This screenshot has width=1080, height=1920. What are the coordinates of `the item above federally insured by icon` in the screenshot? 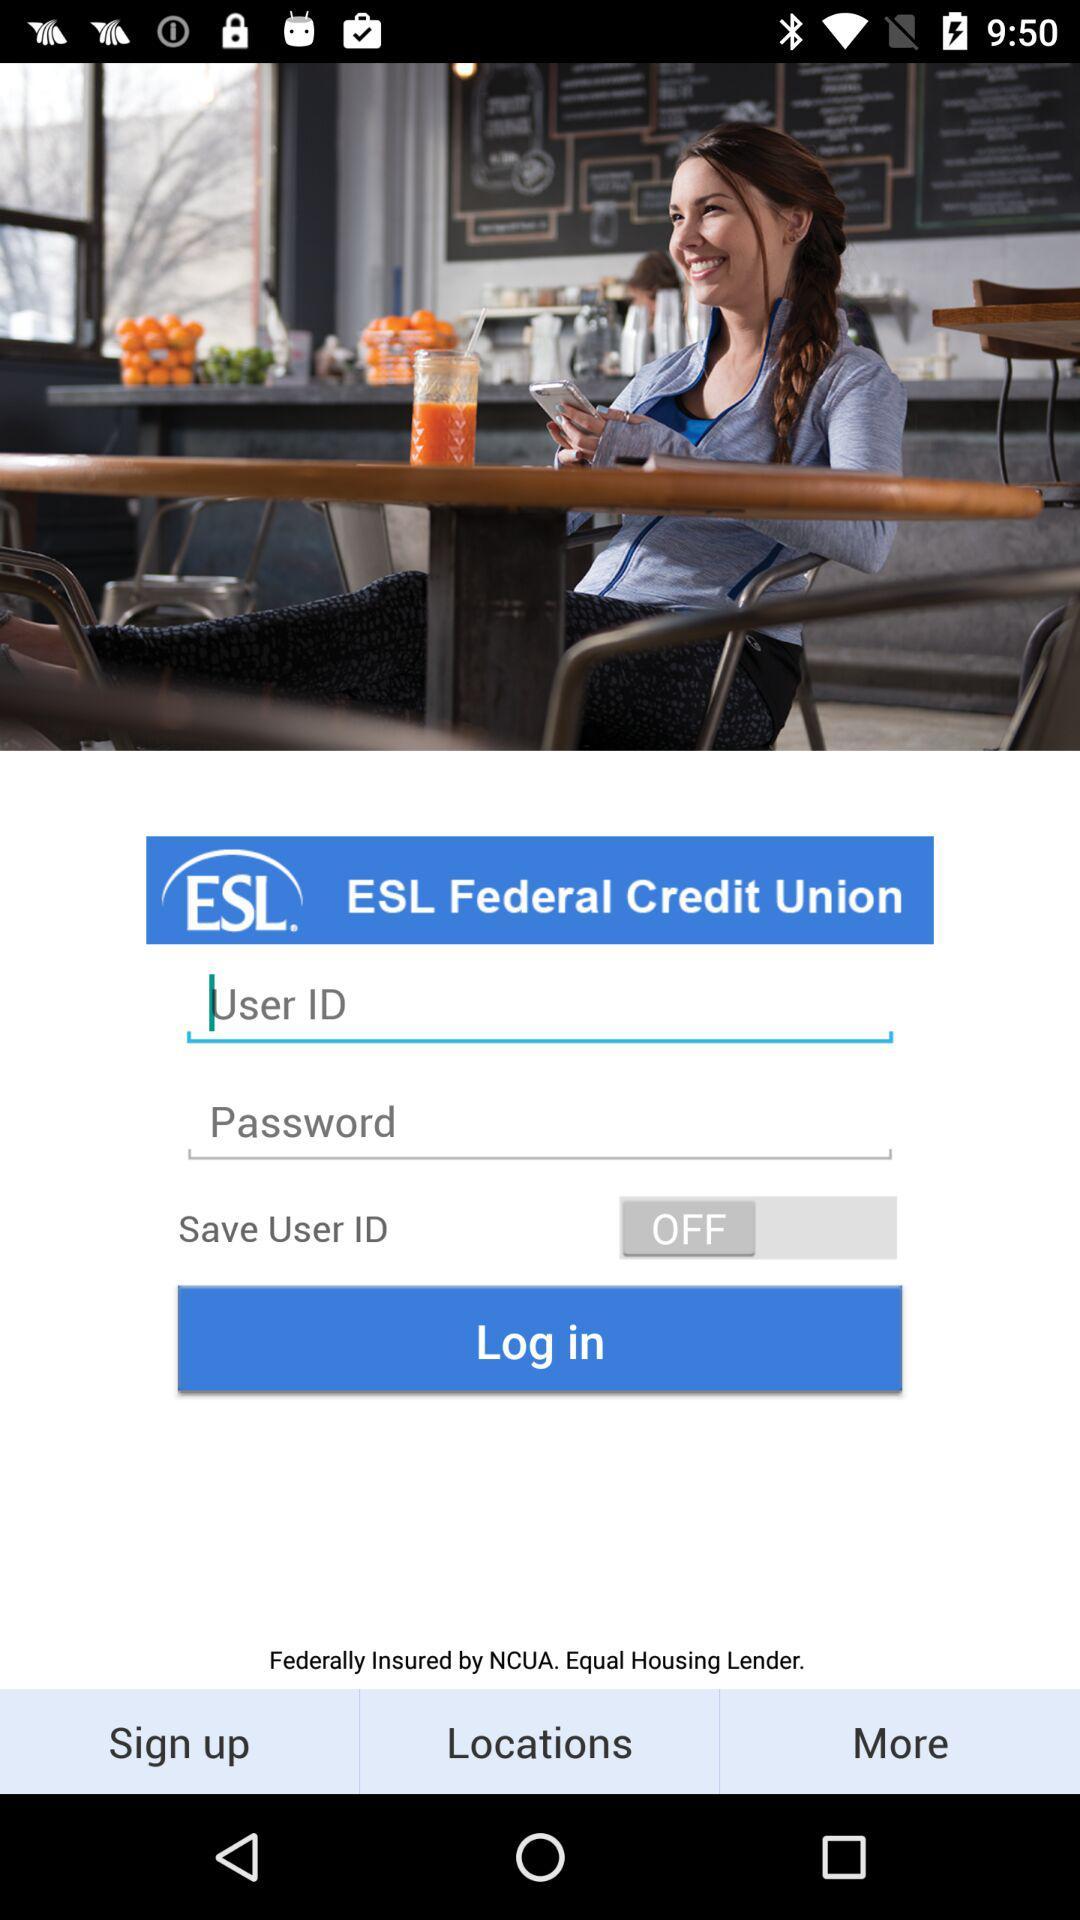 It's located at (540, 1340).